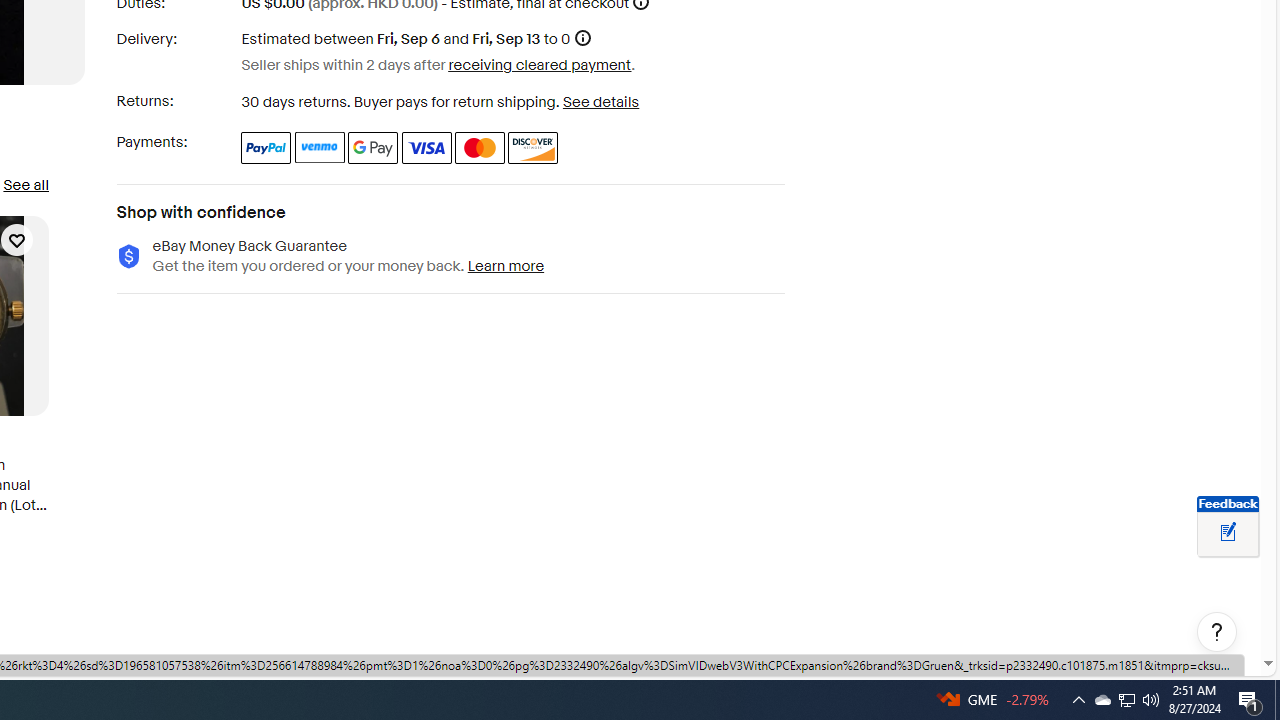 This screenshot has width=1280, height=720. What do you see at coordinates (1216, 632) in the screenshot?
I see `'Help, opens dialogs'` at bounding box center [1216, 632].